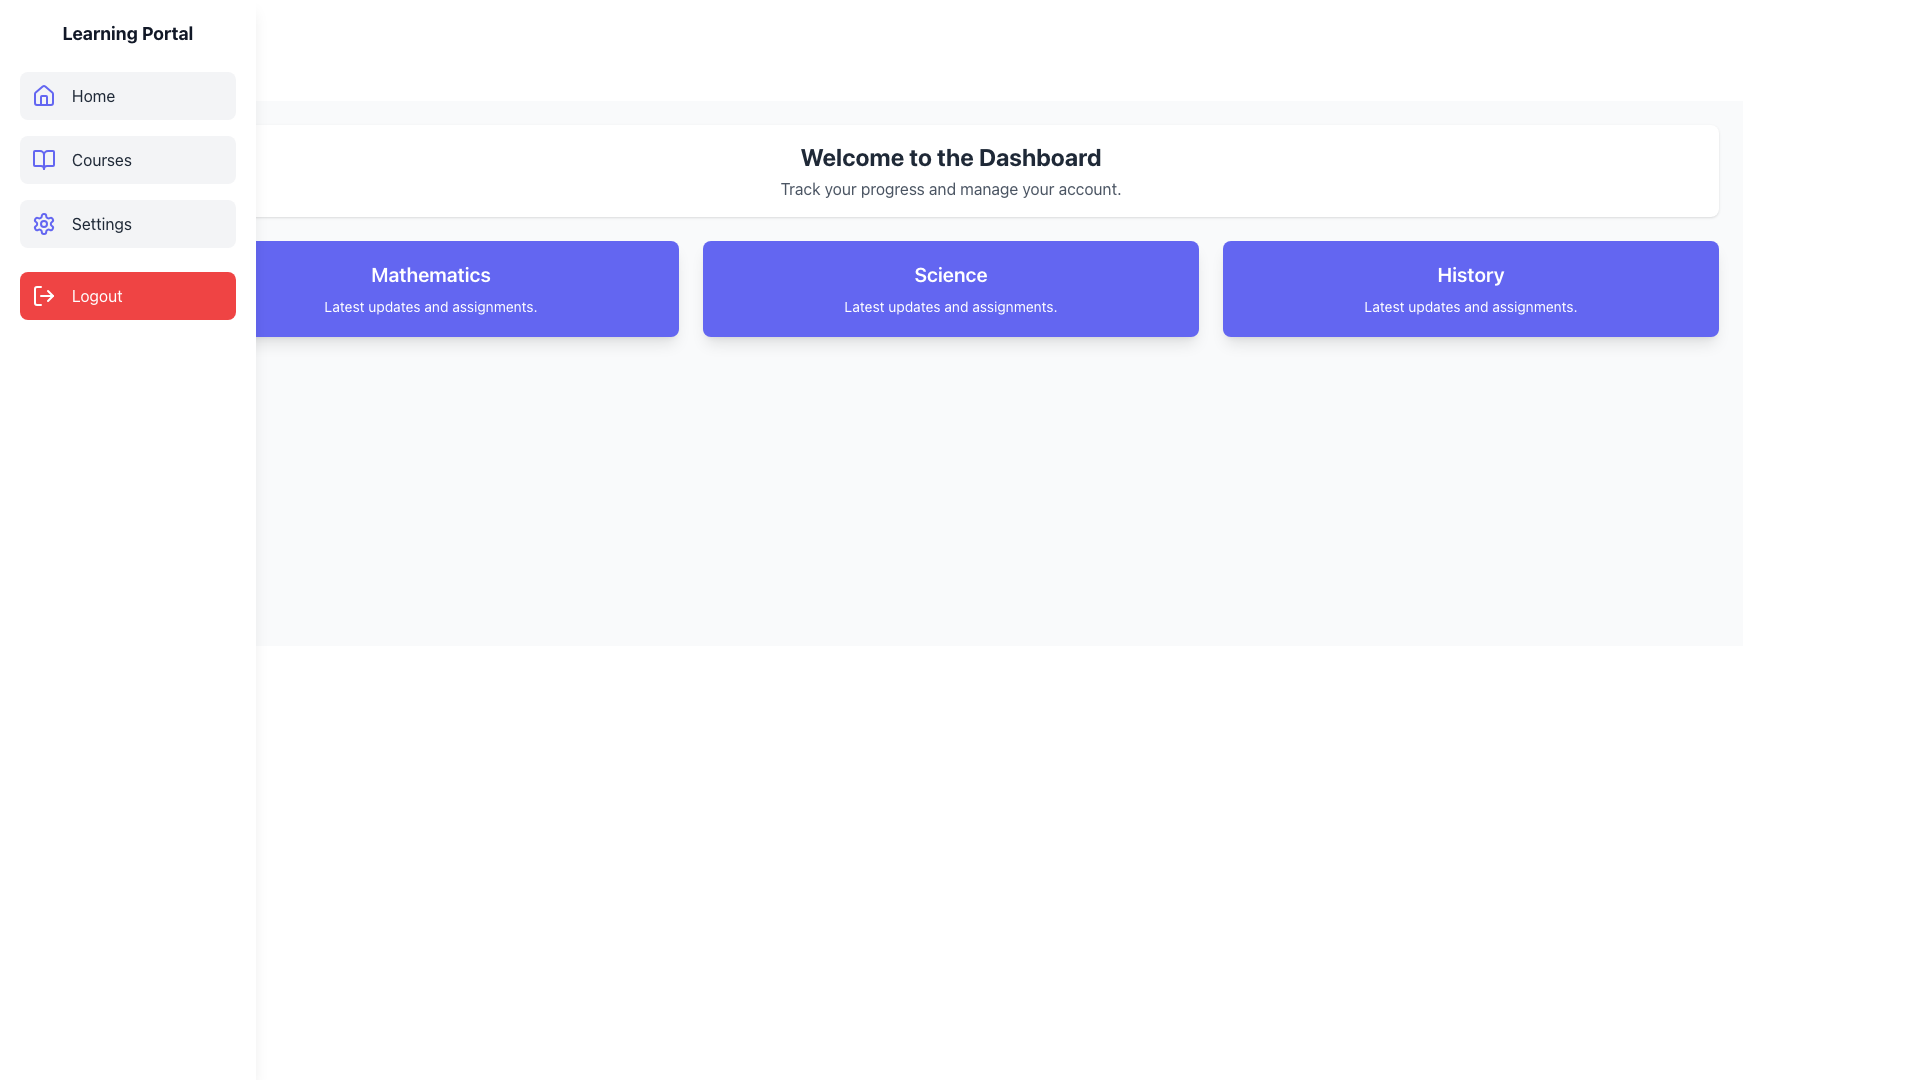 The image size is (1920, 1080). Describe the element at coordinates (43, 95) in the screenshot. I see `the stylized house outline icon located on the left-hand panel of the navigation menu, just before the text label 'Home'` at that location.